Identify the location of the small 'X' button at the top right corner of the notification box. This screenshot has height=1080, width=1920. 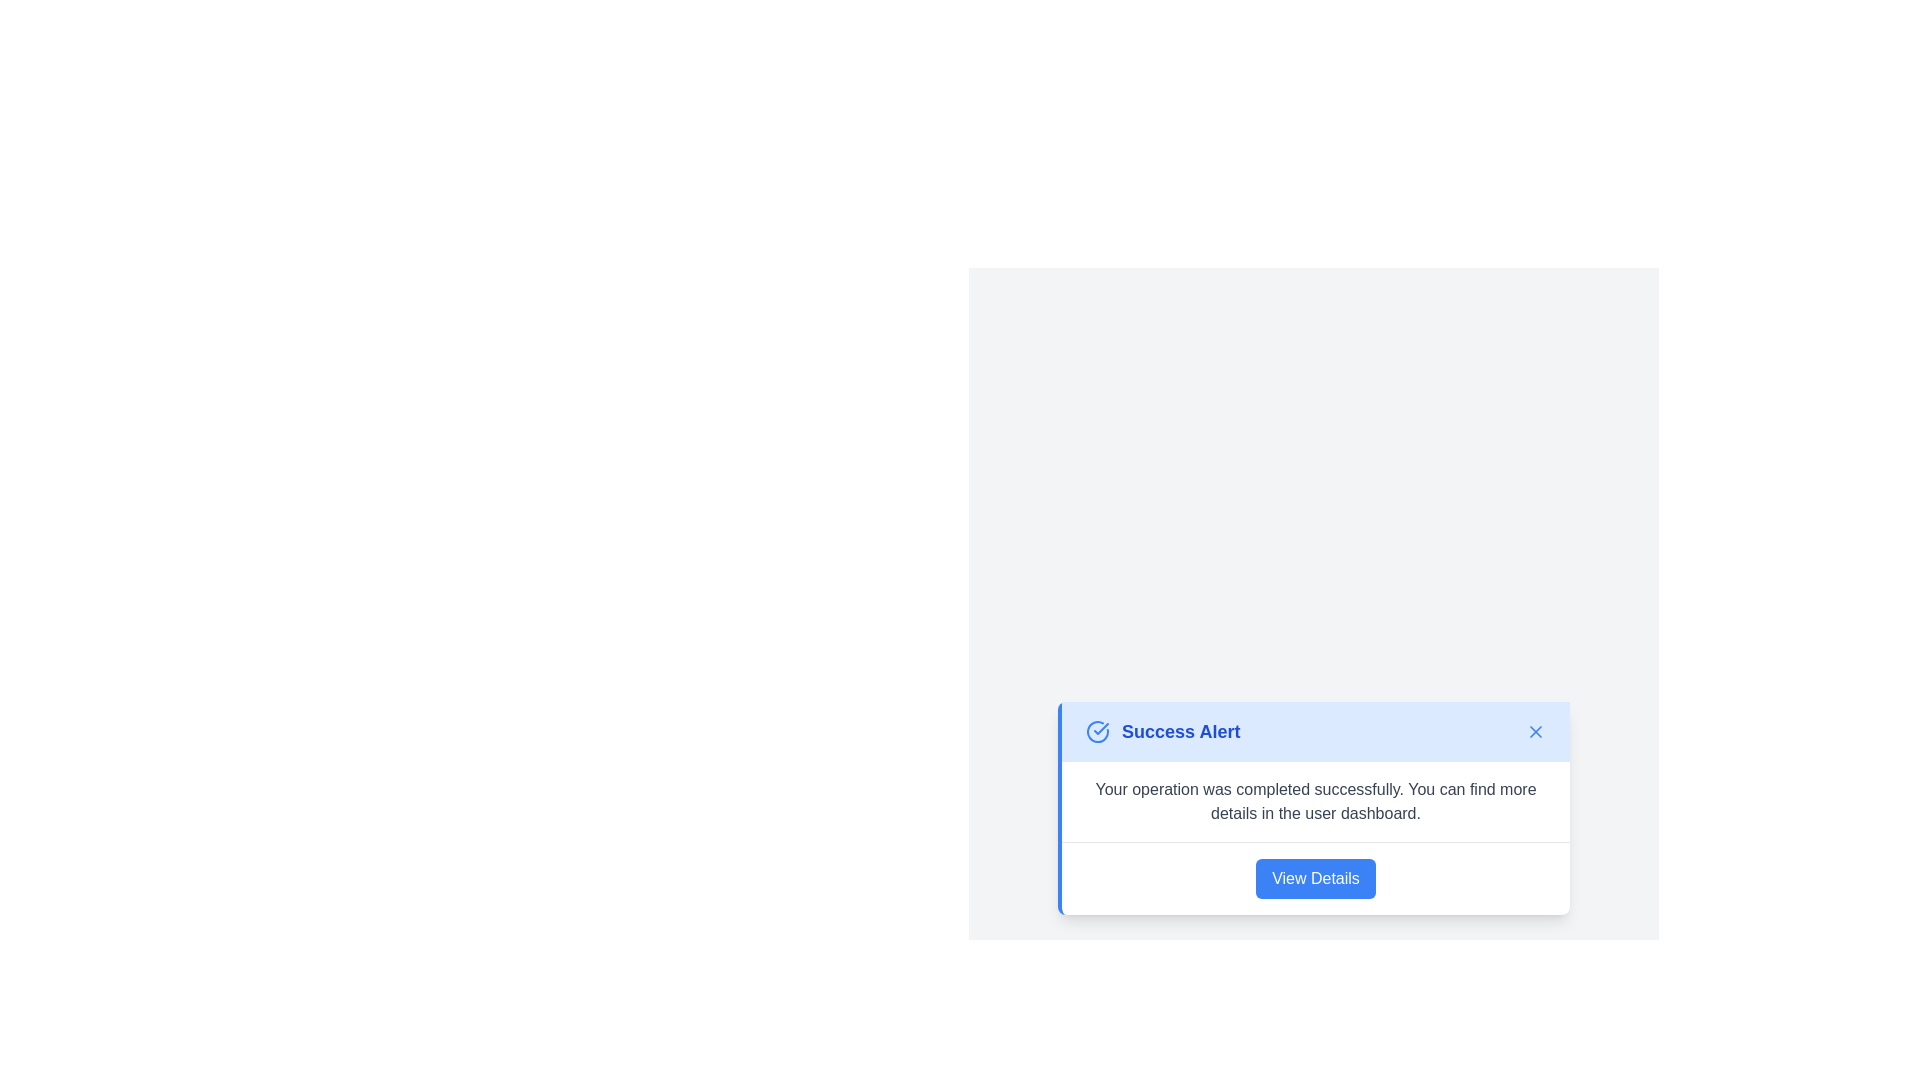
(1535, 731).